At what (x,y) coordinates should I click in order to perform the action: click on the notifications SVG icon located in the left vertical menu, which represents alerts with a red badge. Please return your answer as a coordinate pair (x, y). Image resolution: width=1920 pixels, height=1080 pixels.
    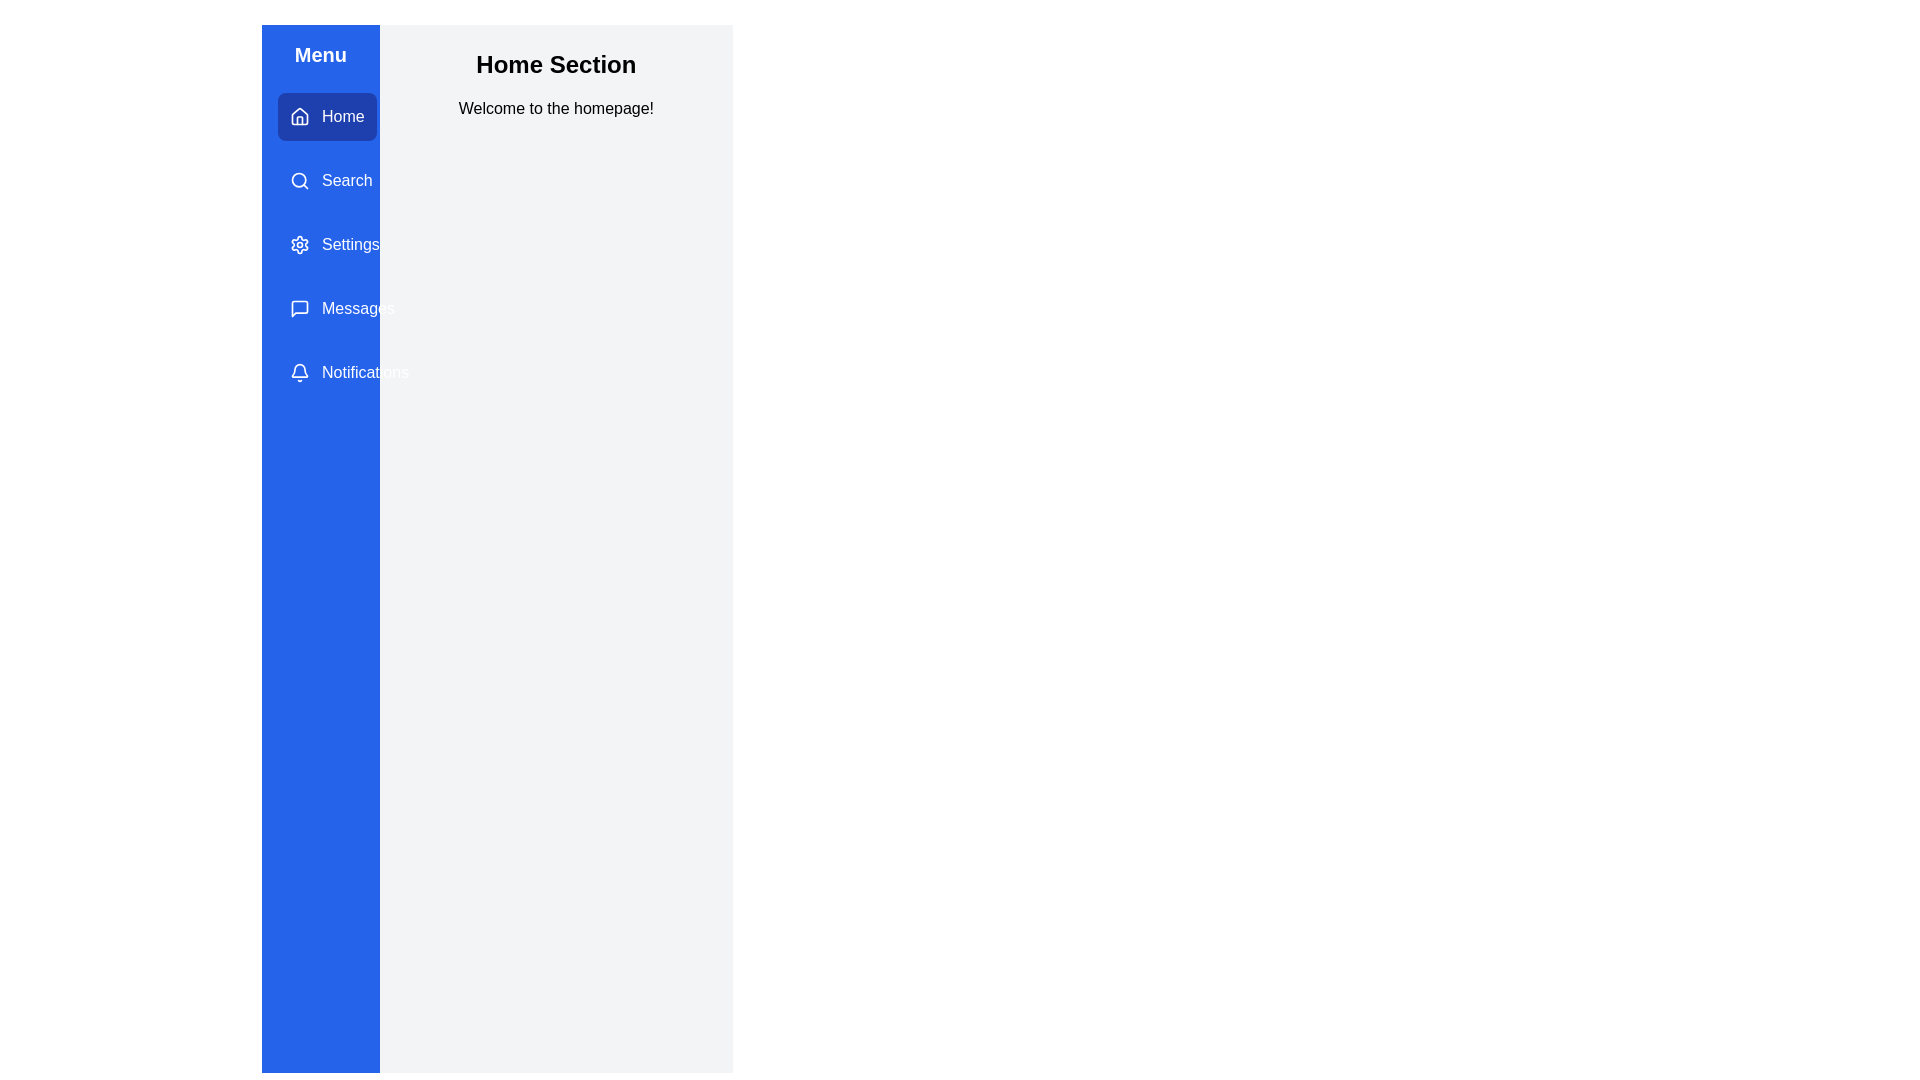
    Looking at the image, I should click on (298, 370).